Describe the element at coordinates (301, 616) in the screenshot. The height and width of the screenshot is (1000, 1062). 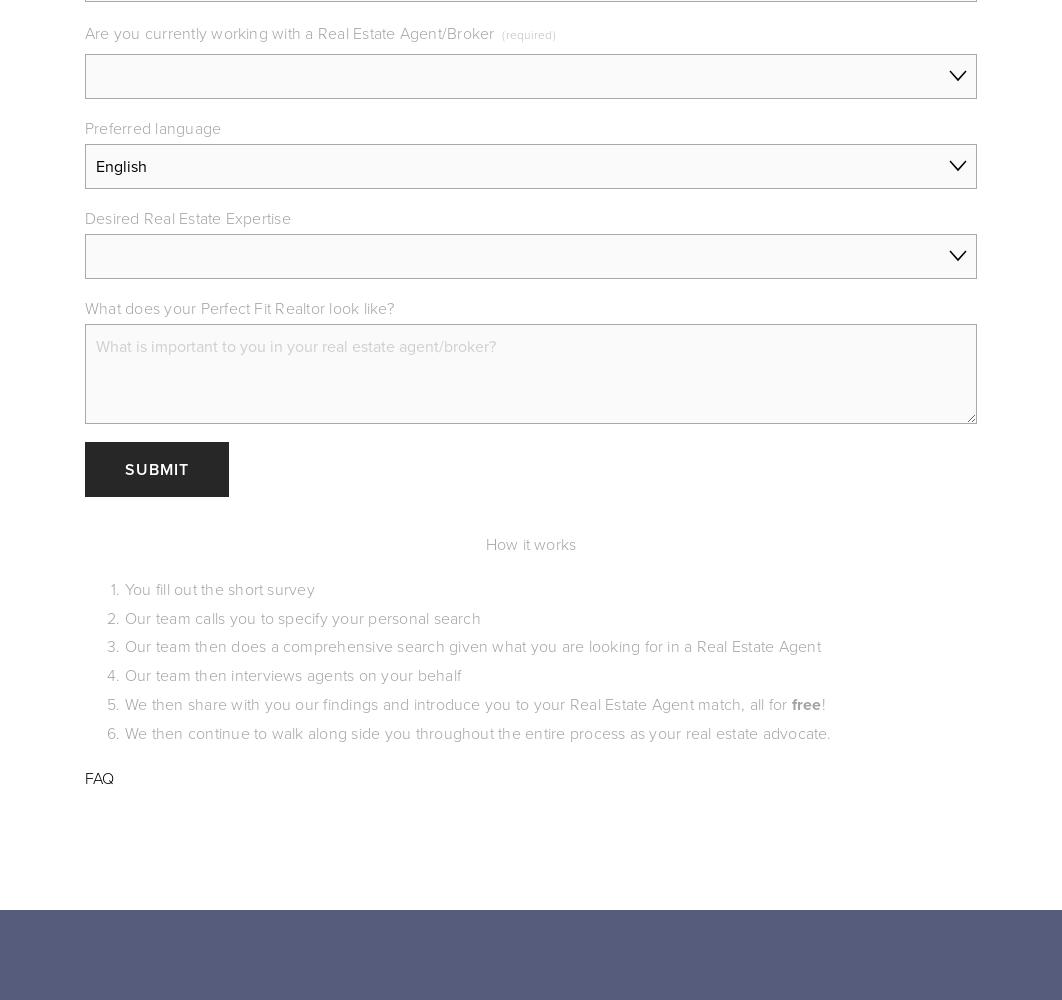
I see `'Our team calls you to specify your personal search'` at that location.